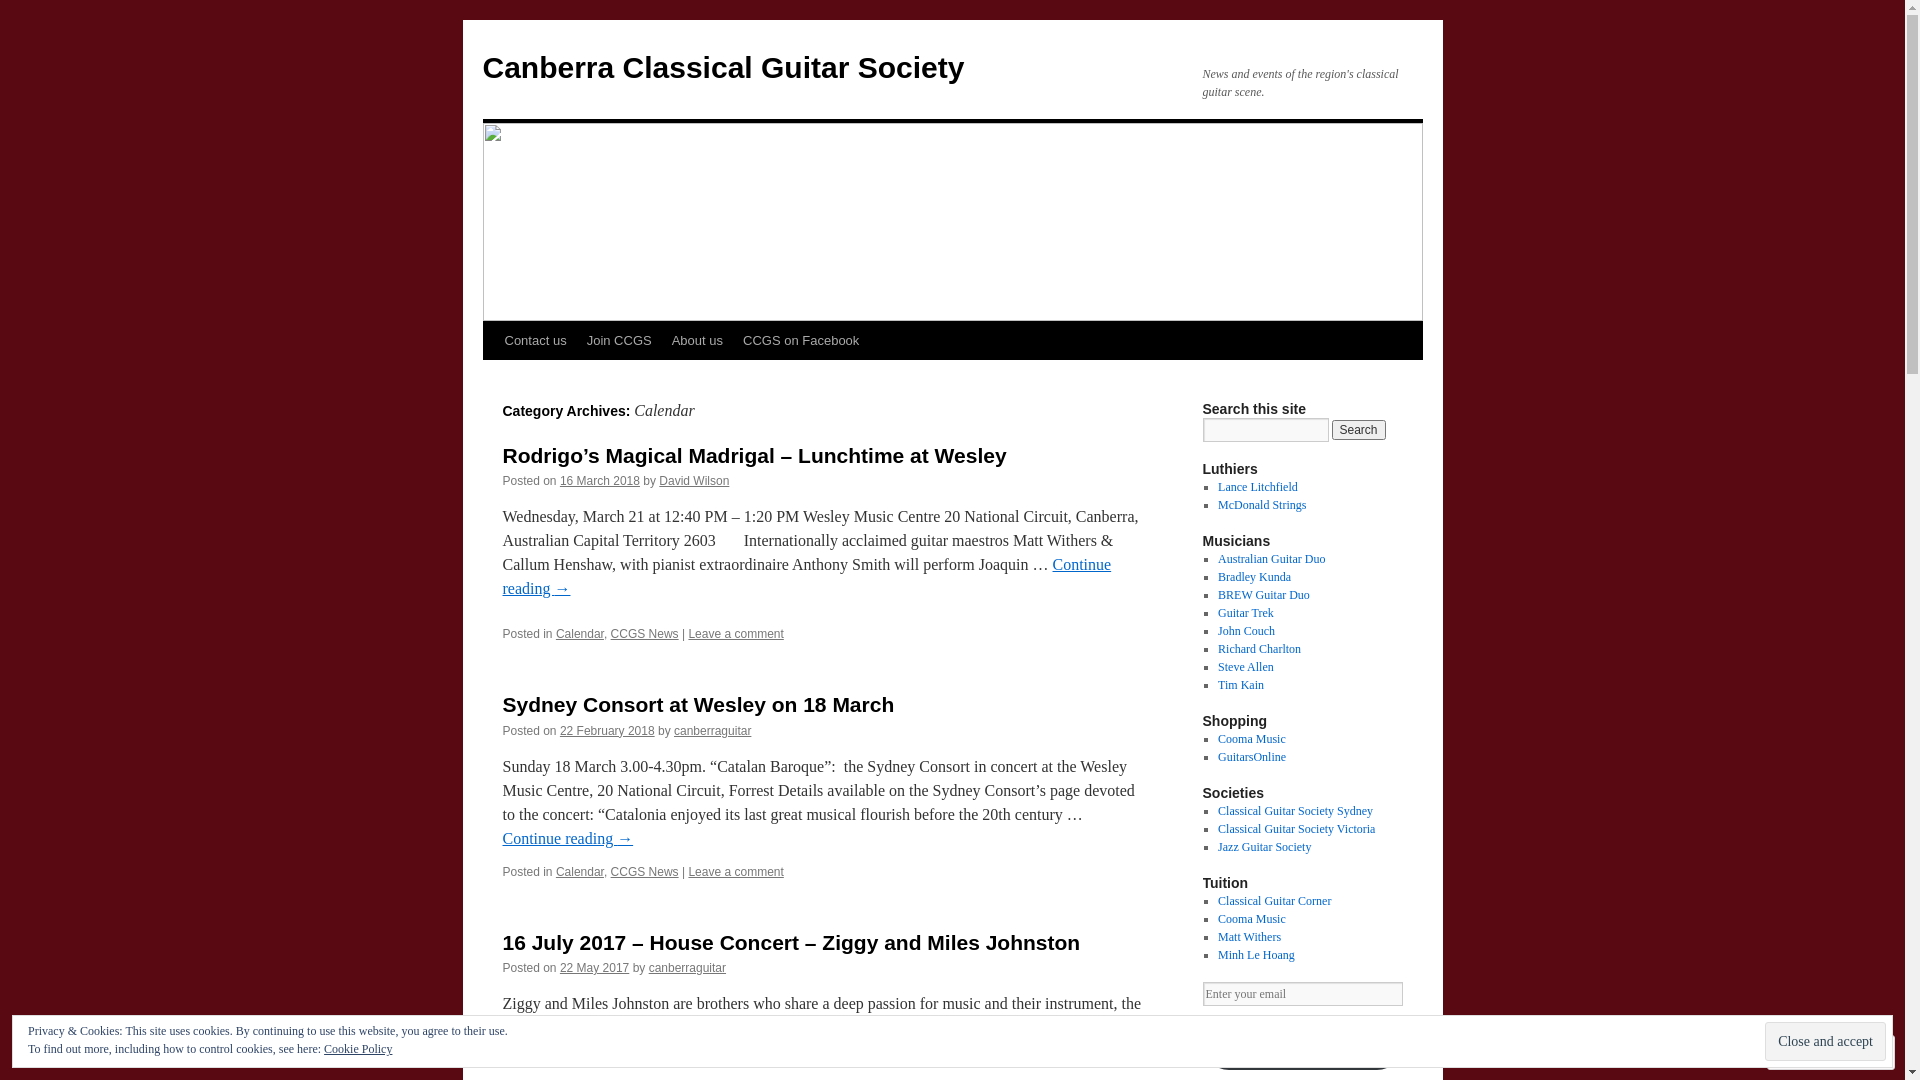  Describe the element at coordinates (560, 481) in the screenshot. I see `'16 March 2018'` at that location.